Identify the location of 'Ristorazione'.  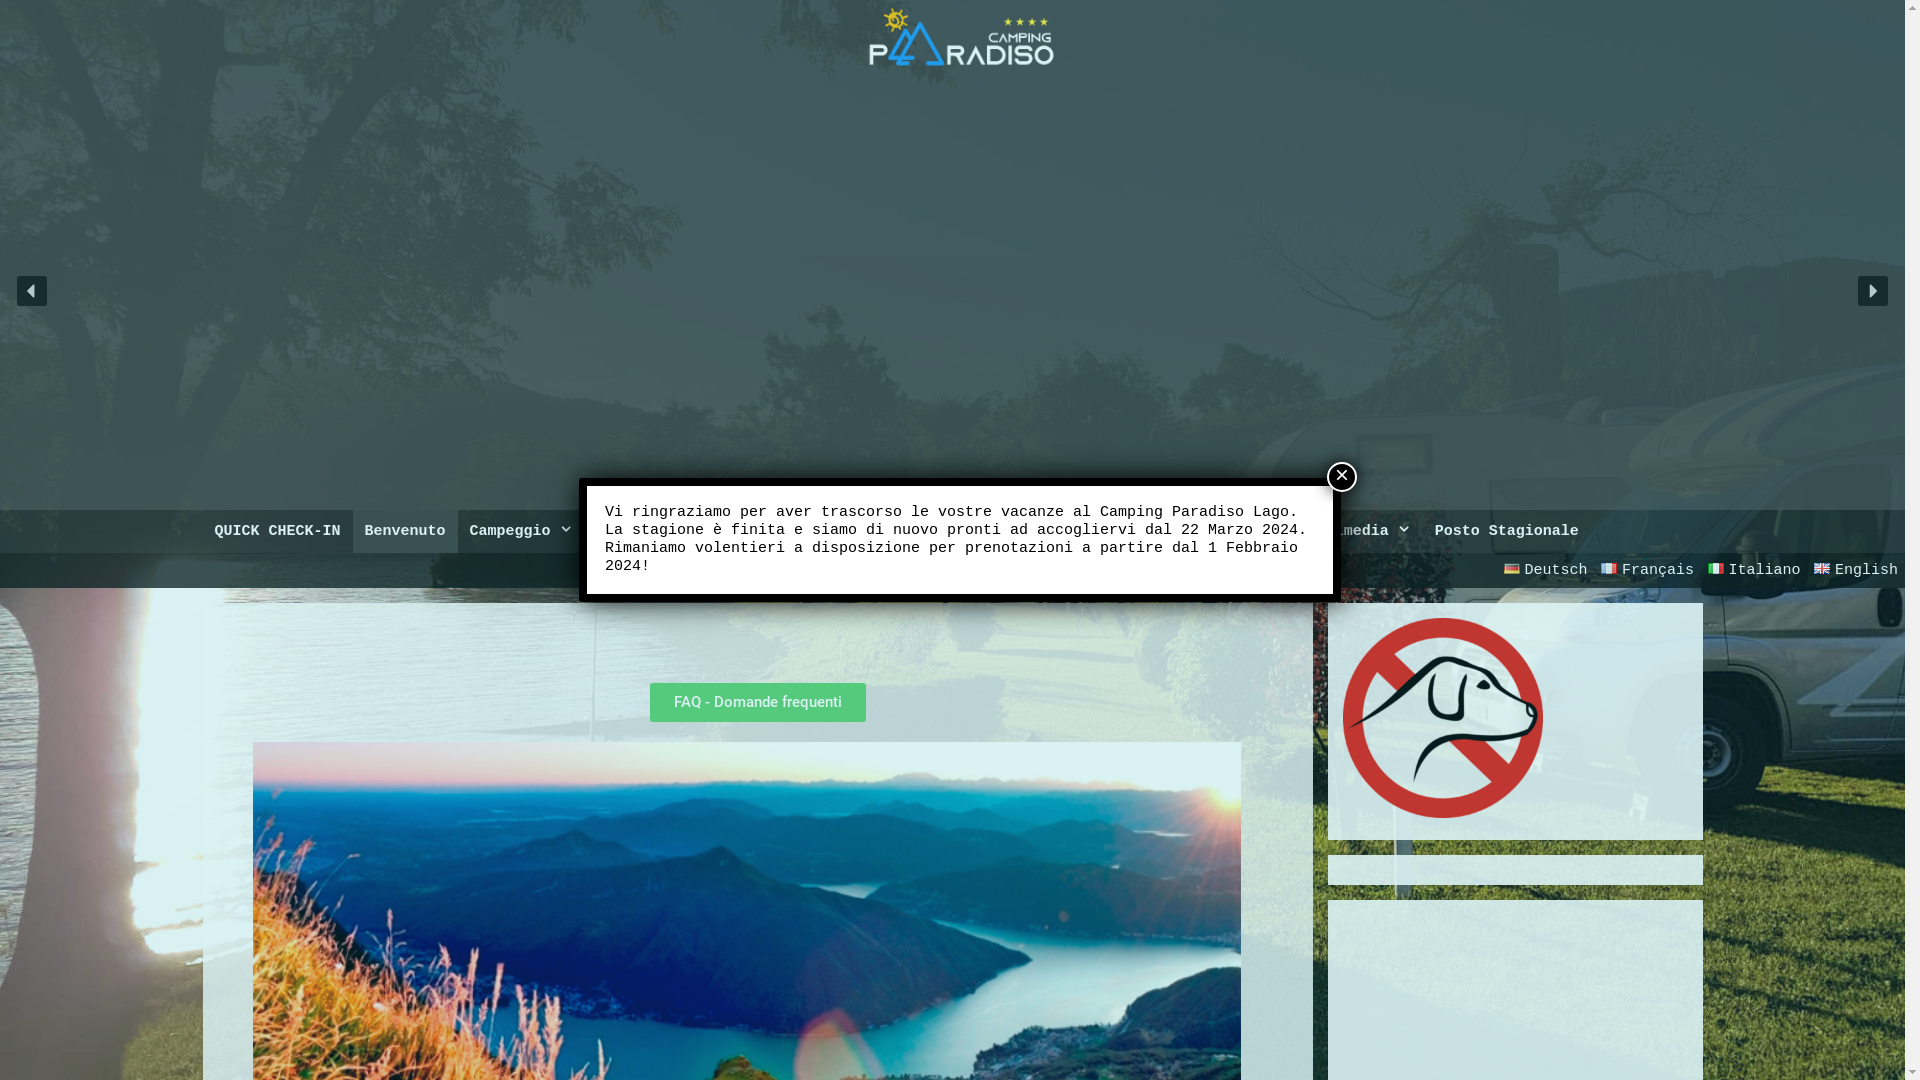
(955, 530).